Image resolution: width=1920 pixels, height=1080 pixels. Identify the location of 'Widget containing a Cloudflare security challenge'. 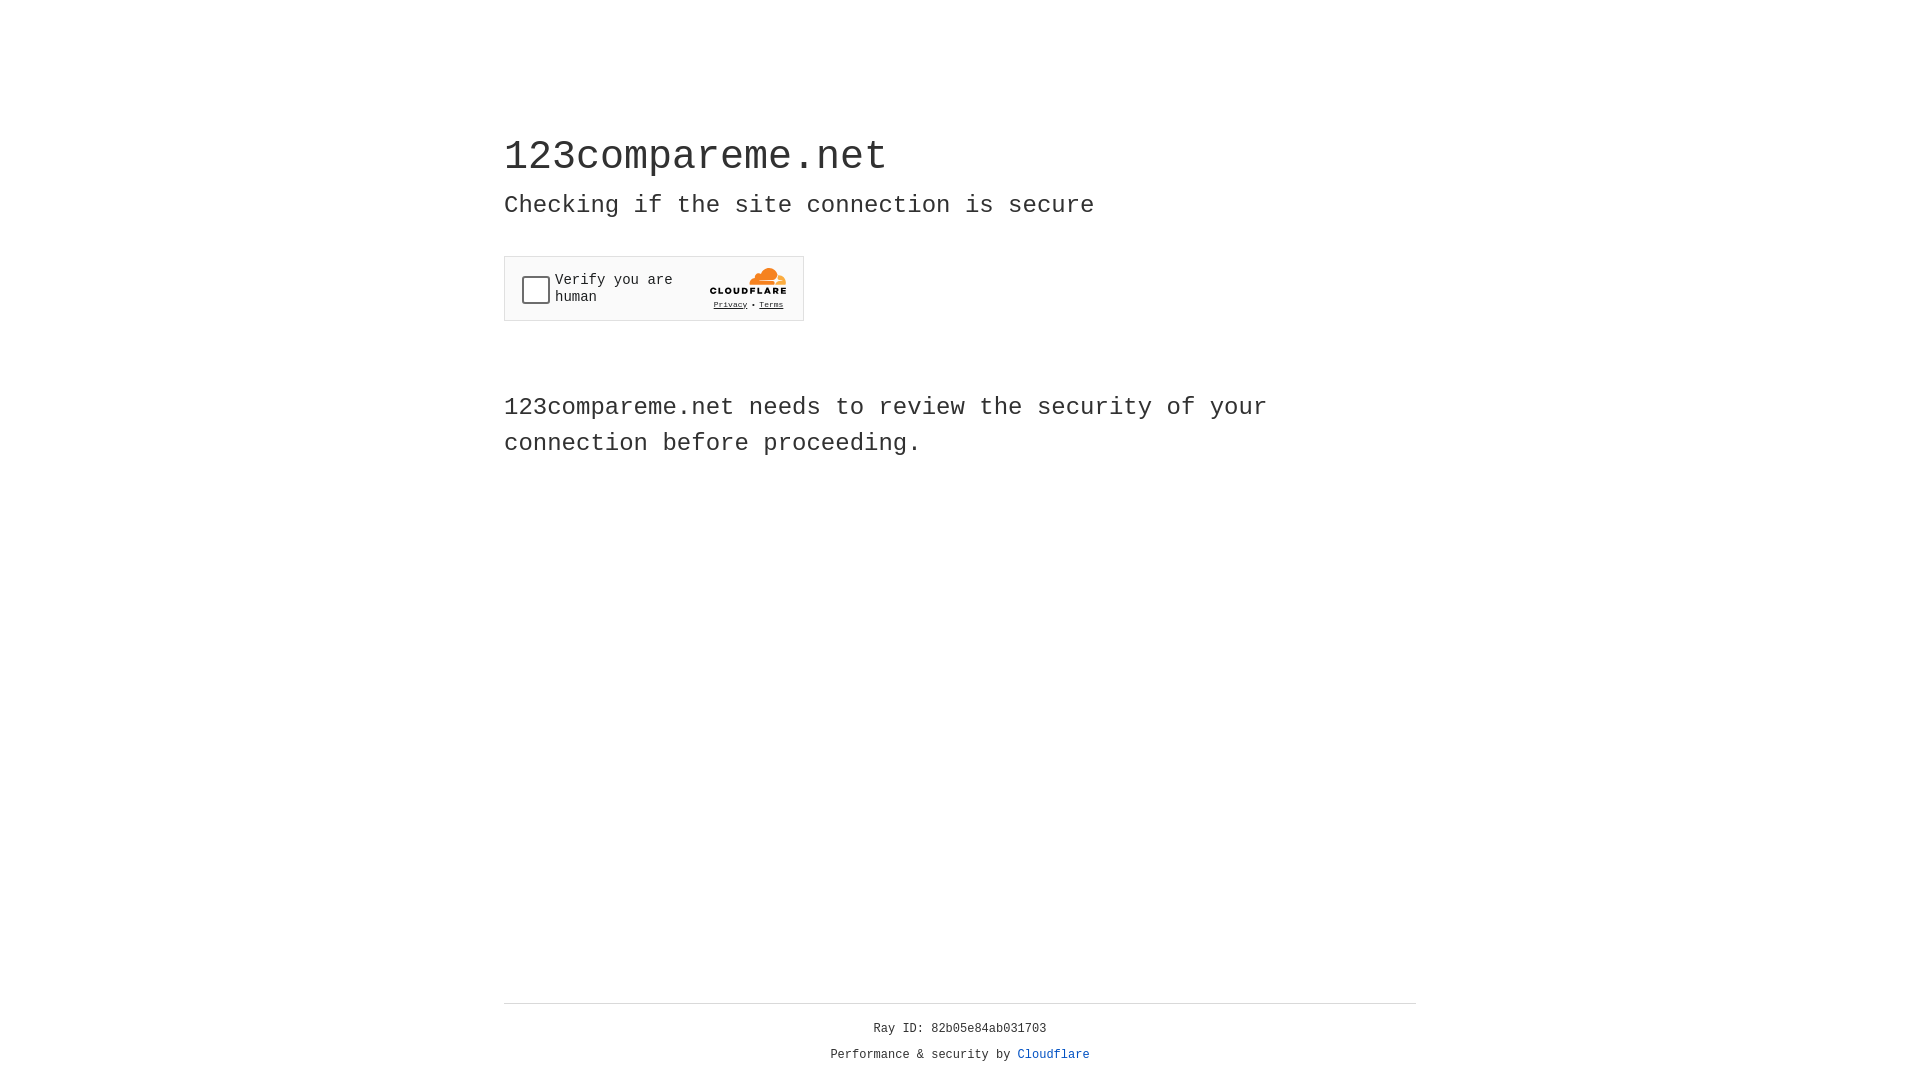
(653, 288).